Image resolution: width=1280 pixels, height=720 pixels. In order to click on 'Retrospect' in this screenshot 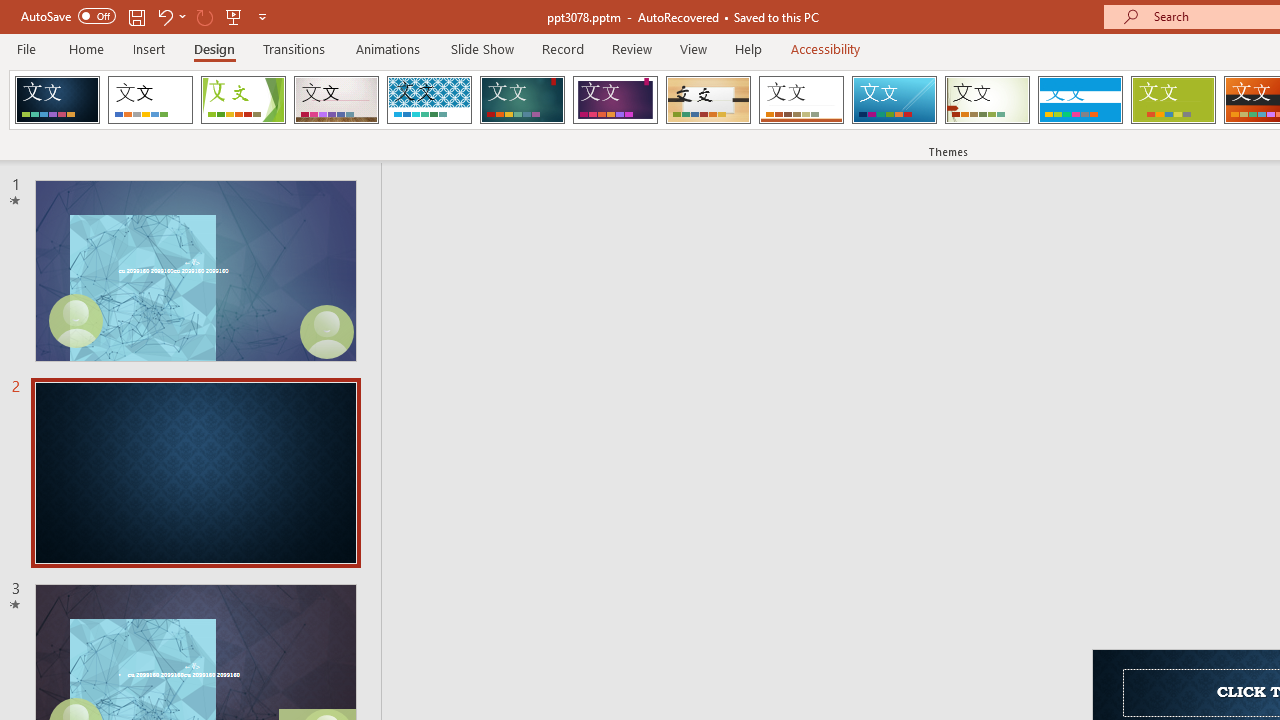, I will do `click(801, 100)`.